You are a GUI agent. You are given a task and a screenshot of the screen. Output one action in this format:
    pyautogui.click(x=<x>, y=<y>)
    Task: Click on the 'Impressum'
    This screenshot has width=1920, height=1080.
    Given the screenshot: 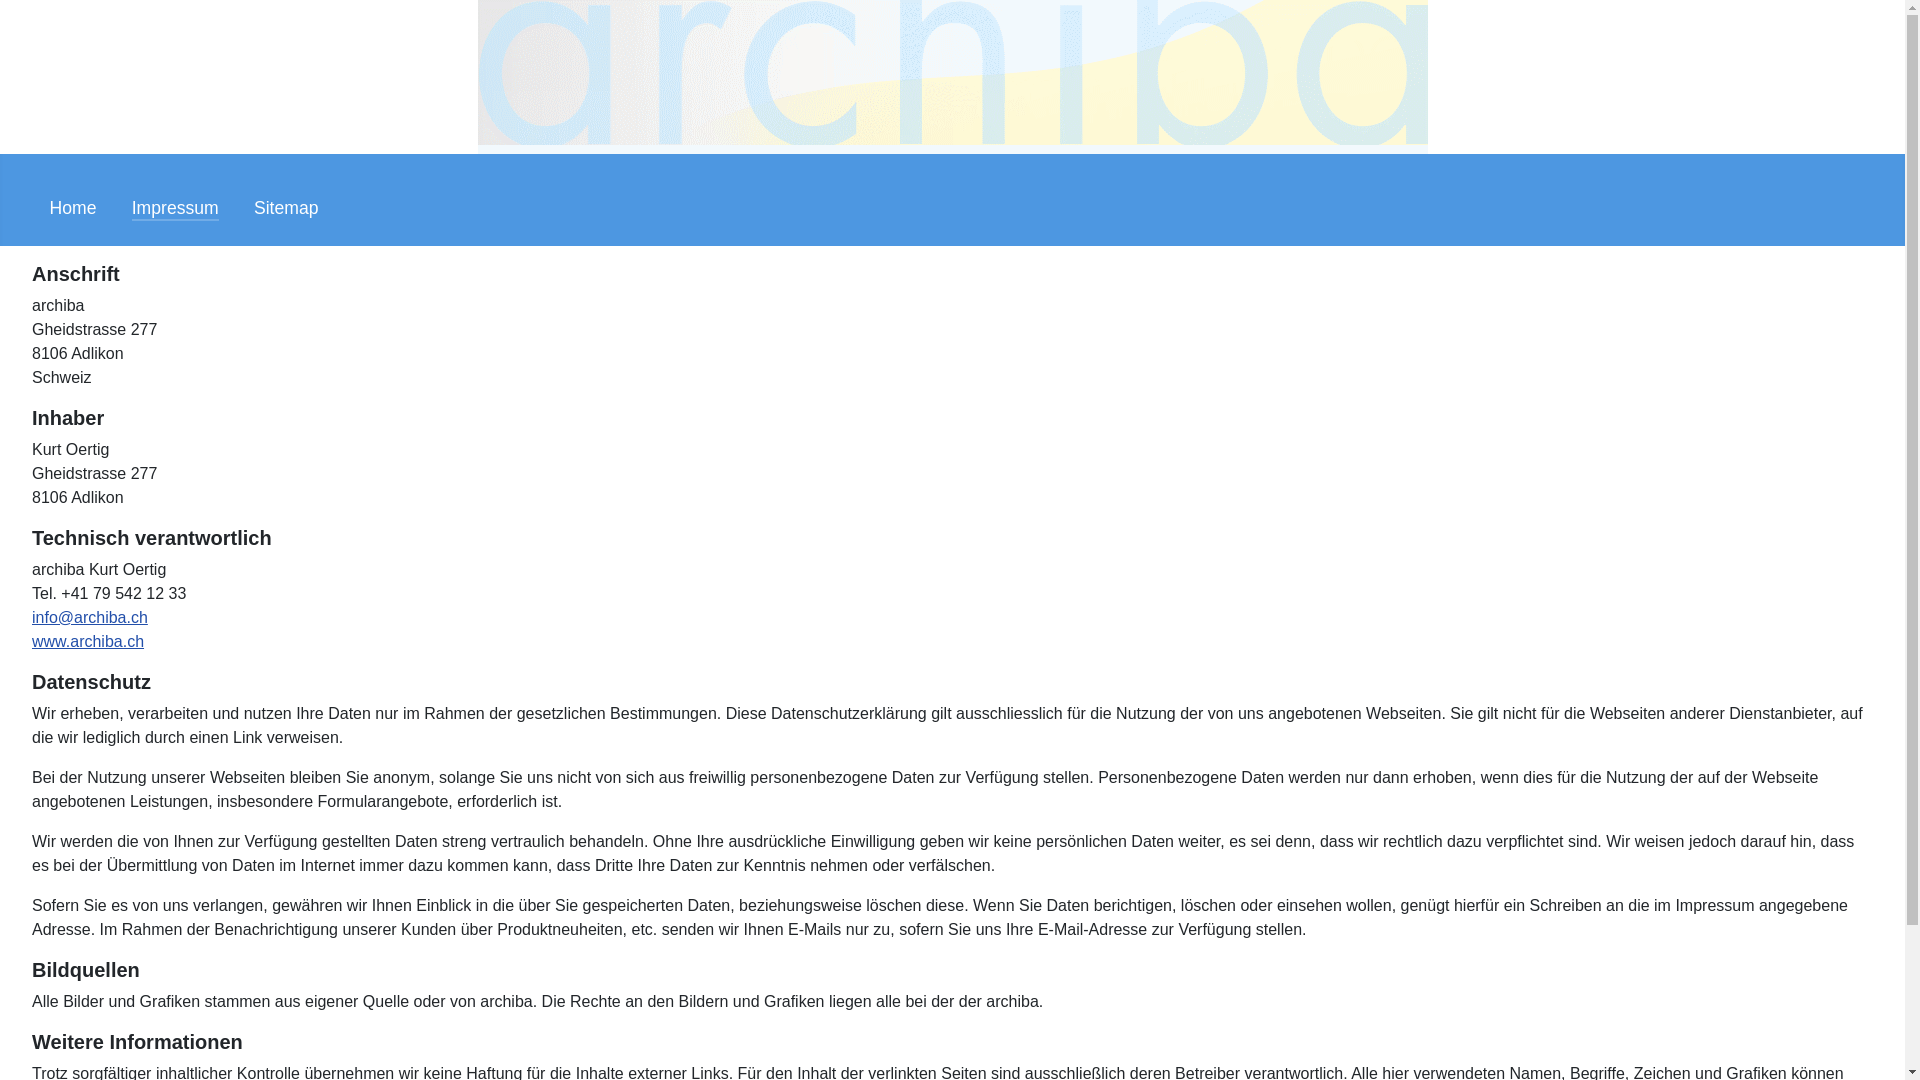 What is the action you would take?
    pyautogui.click(x=175, y=208)
    